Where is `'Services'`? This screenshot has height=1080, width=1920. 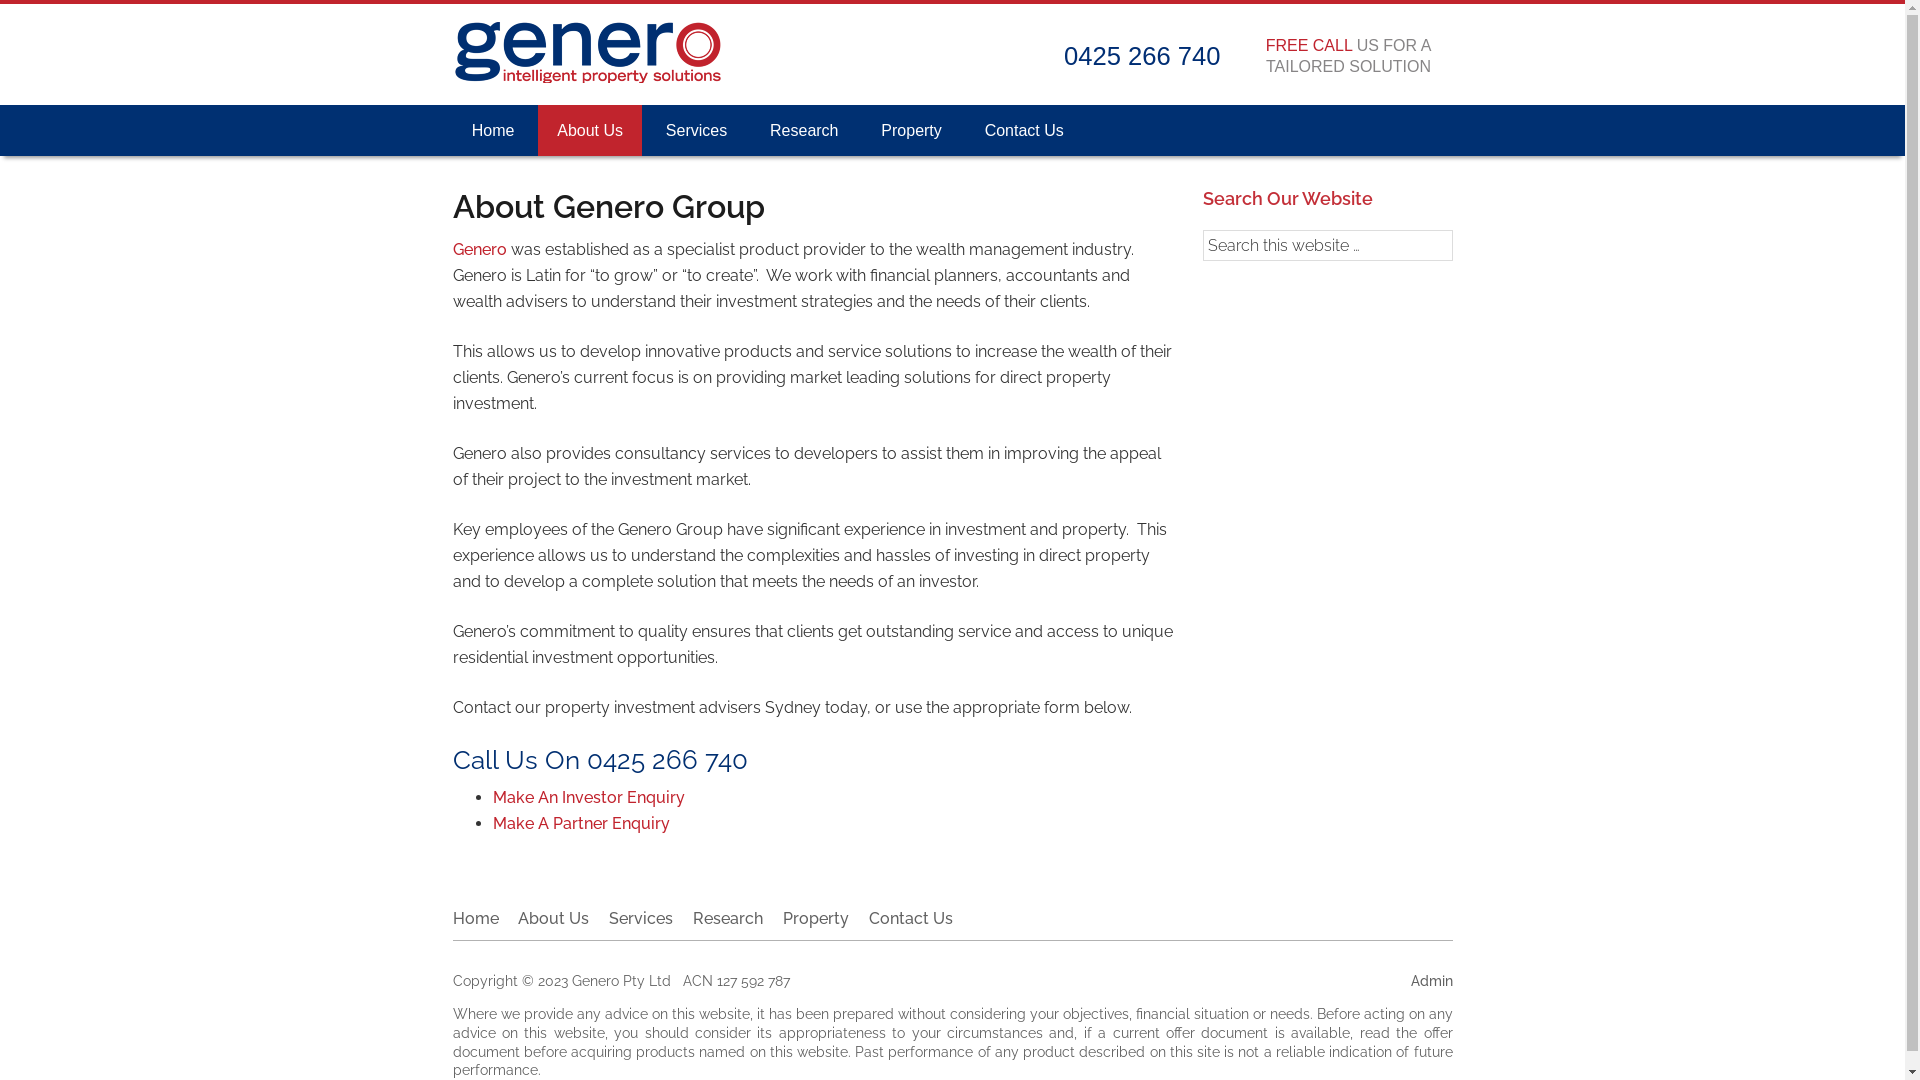 'Services' is located at coordinates (641, 918).